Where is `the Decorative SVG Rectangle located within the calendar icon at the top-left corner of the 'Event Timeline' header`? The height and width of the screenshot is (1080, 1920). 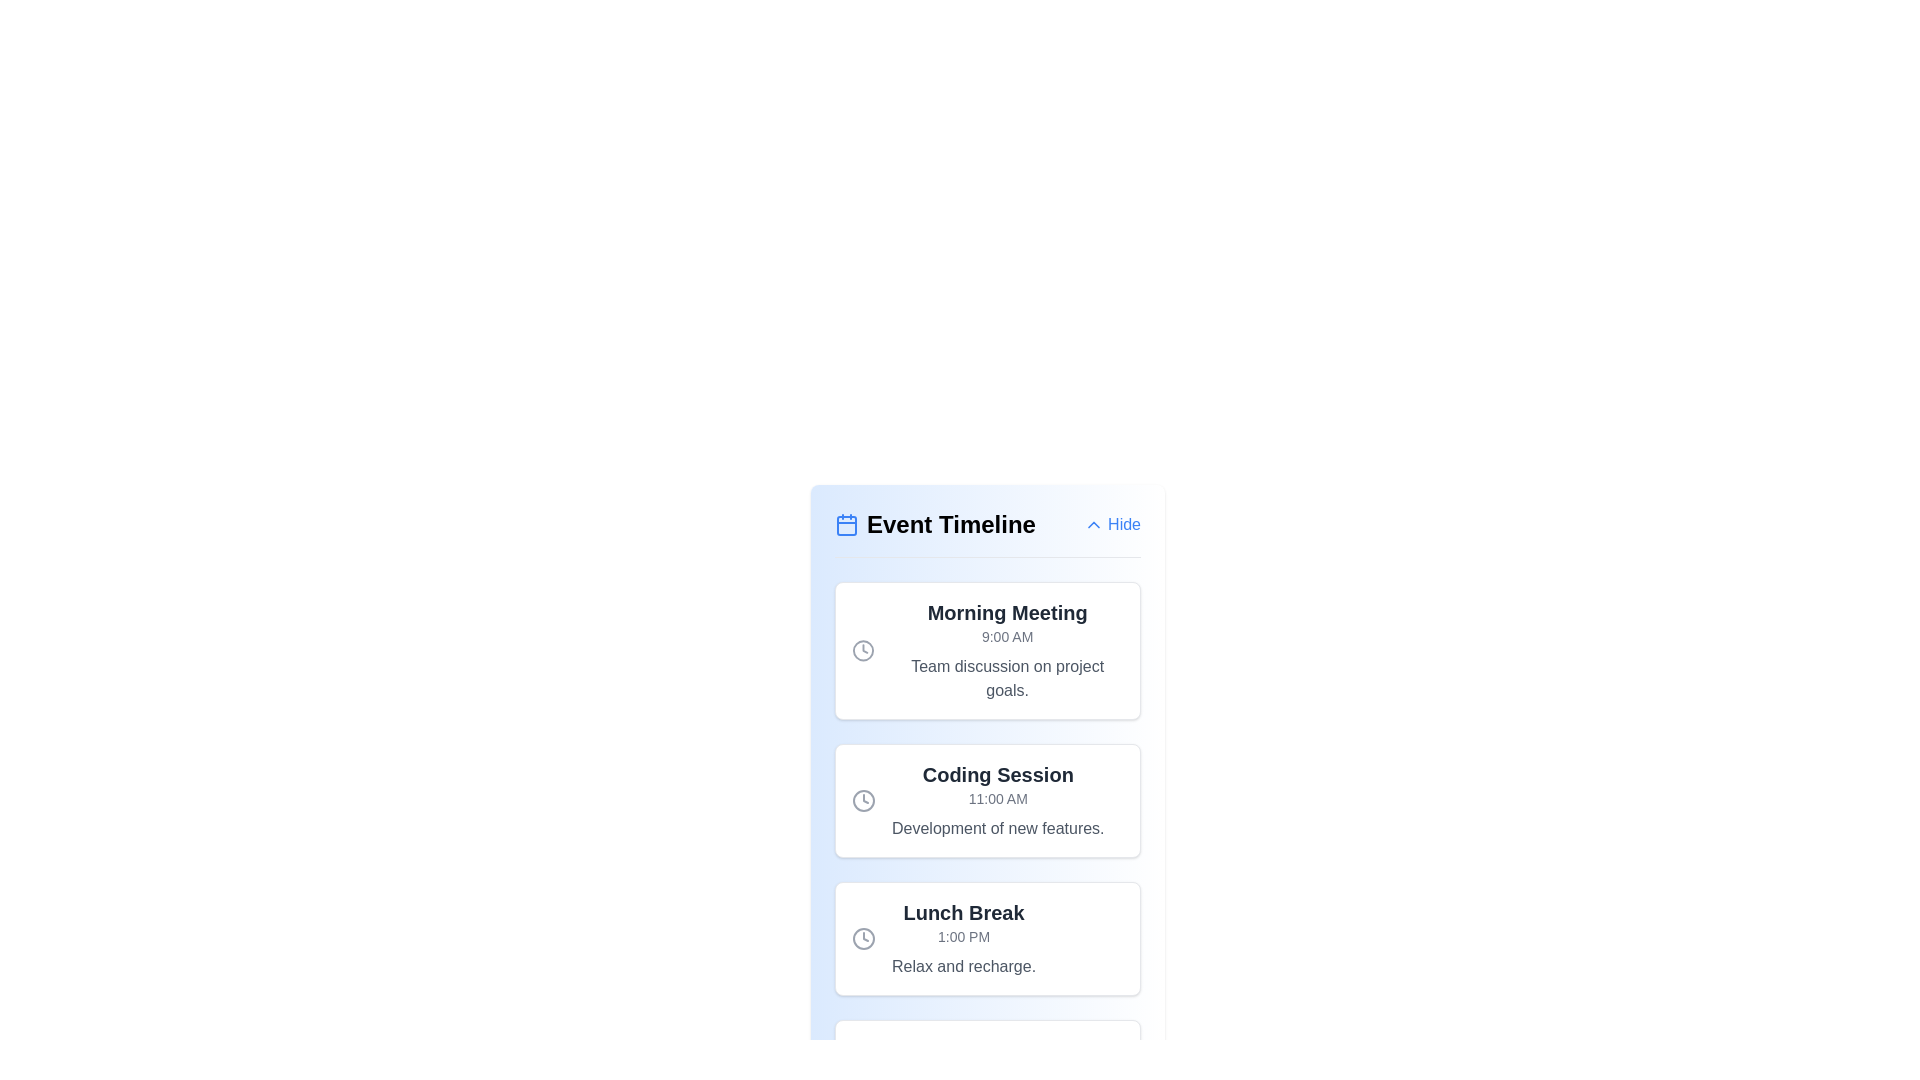 the Decorative SVG Rectangle located within the calendar icon at the top-left corner of the 'Event Timeline' header is located at coordinates (846, 524).